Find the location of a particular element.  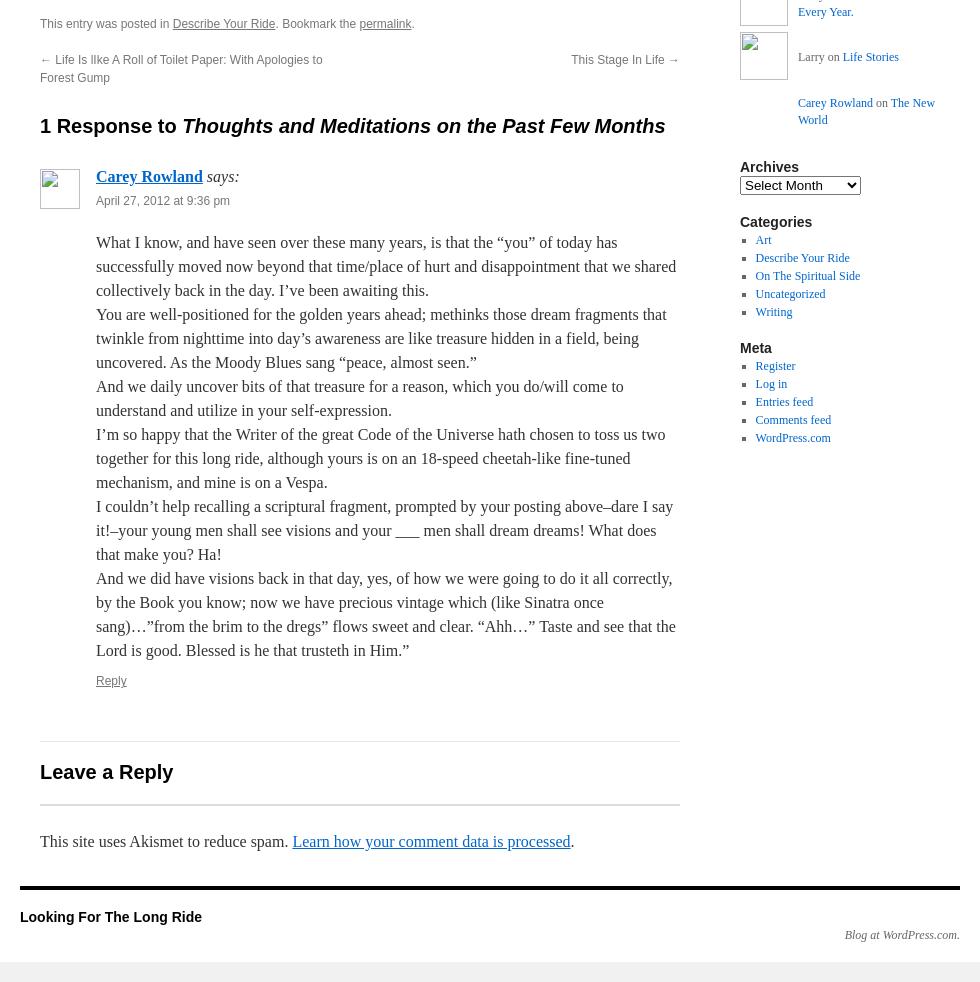

'Archives' is located at coordinates (739, 164).